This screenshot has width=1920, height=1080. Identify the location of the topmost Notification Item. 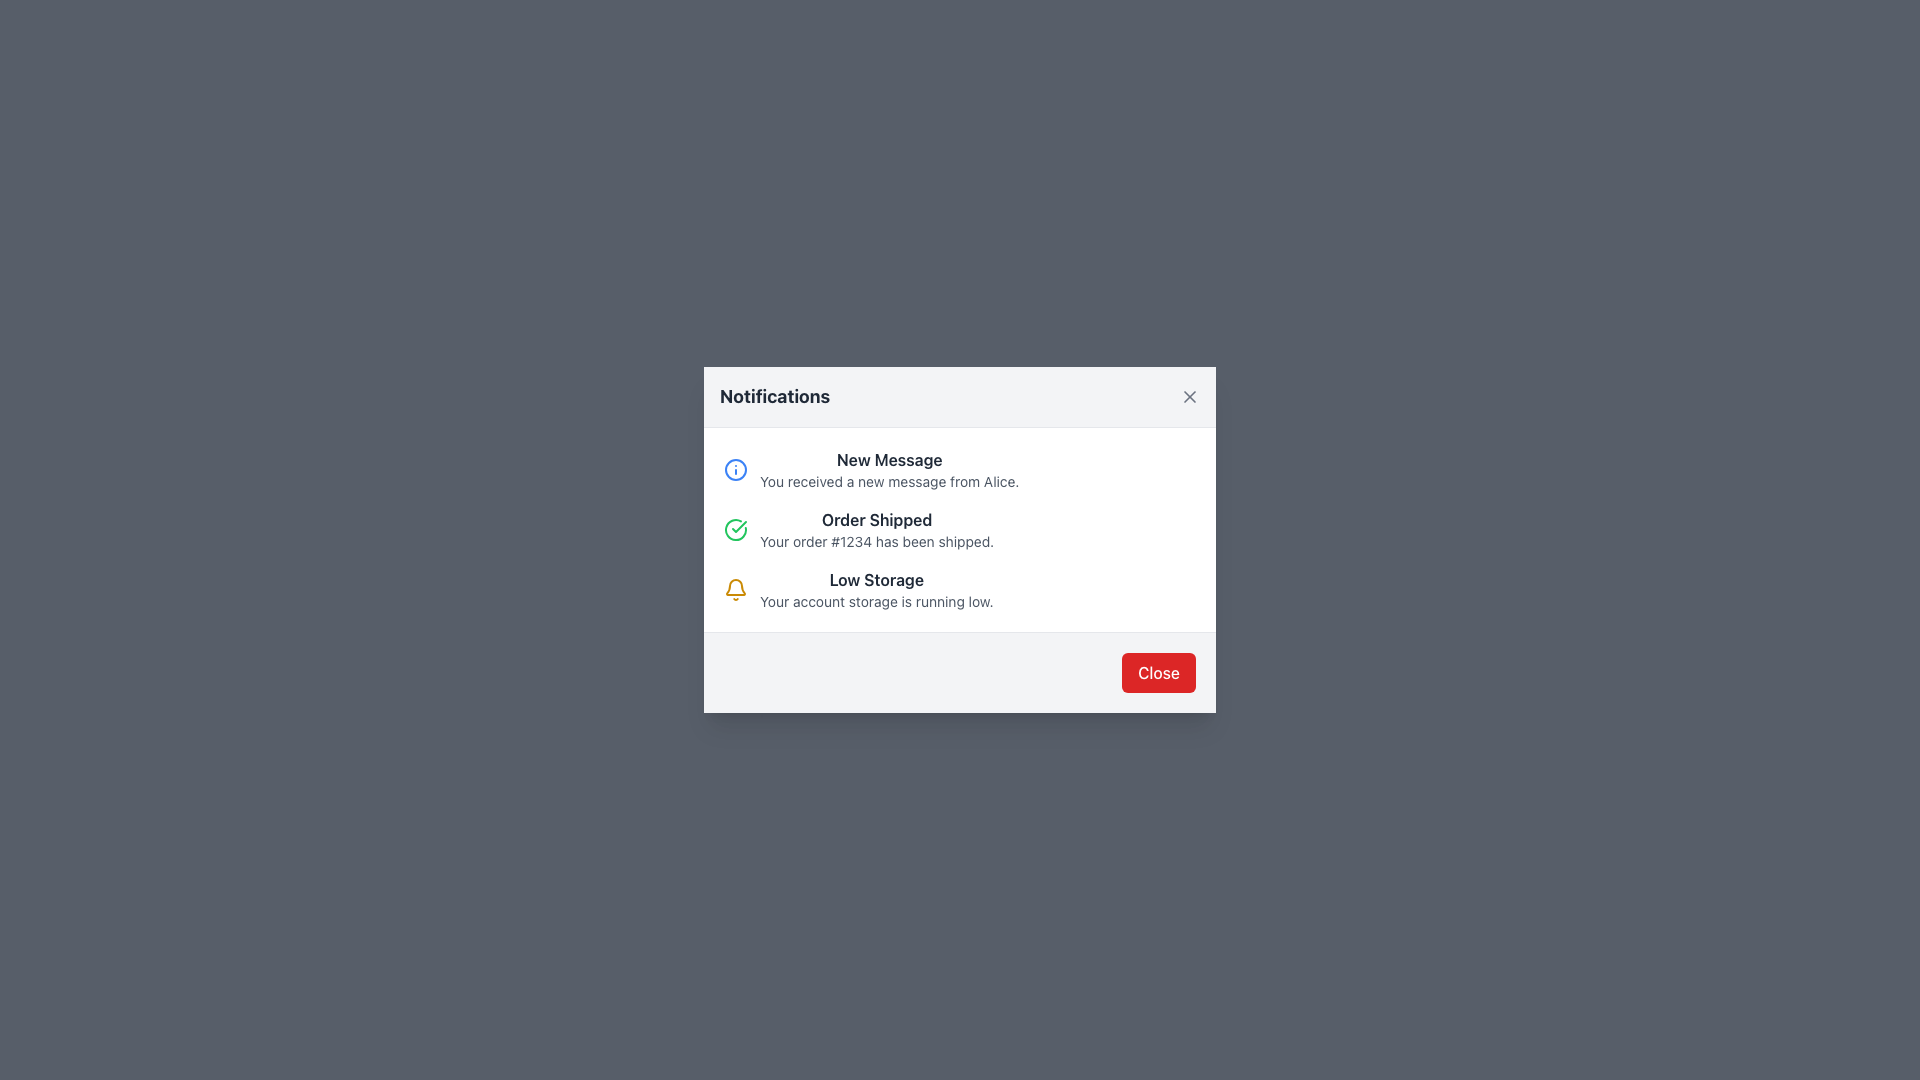
(960, 470).